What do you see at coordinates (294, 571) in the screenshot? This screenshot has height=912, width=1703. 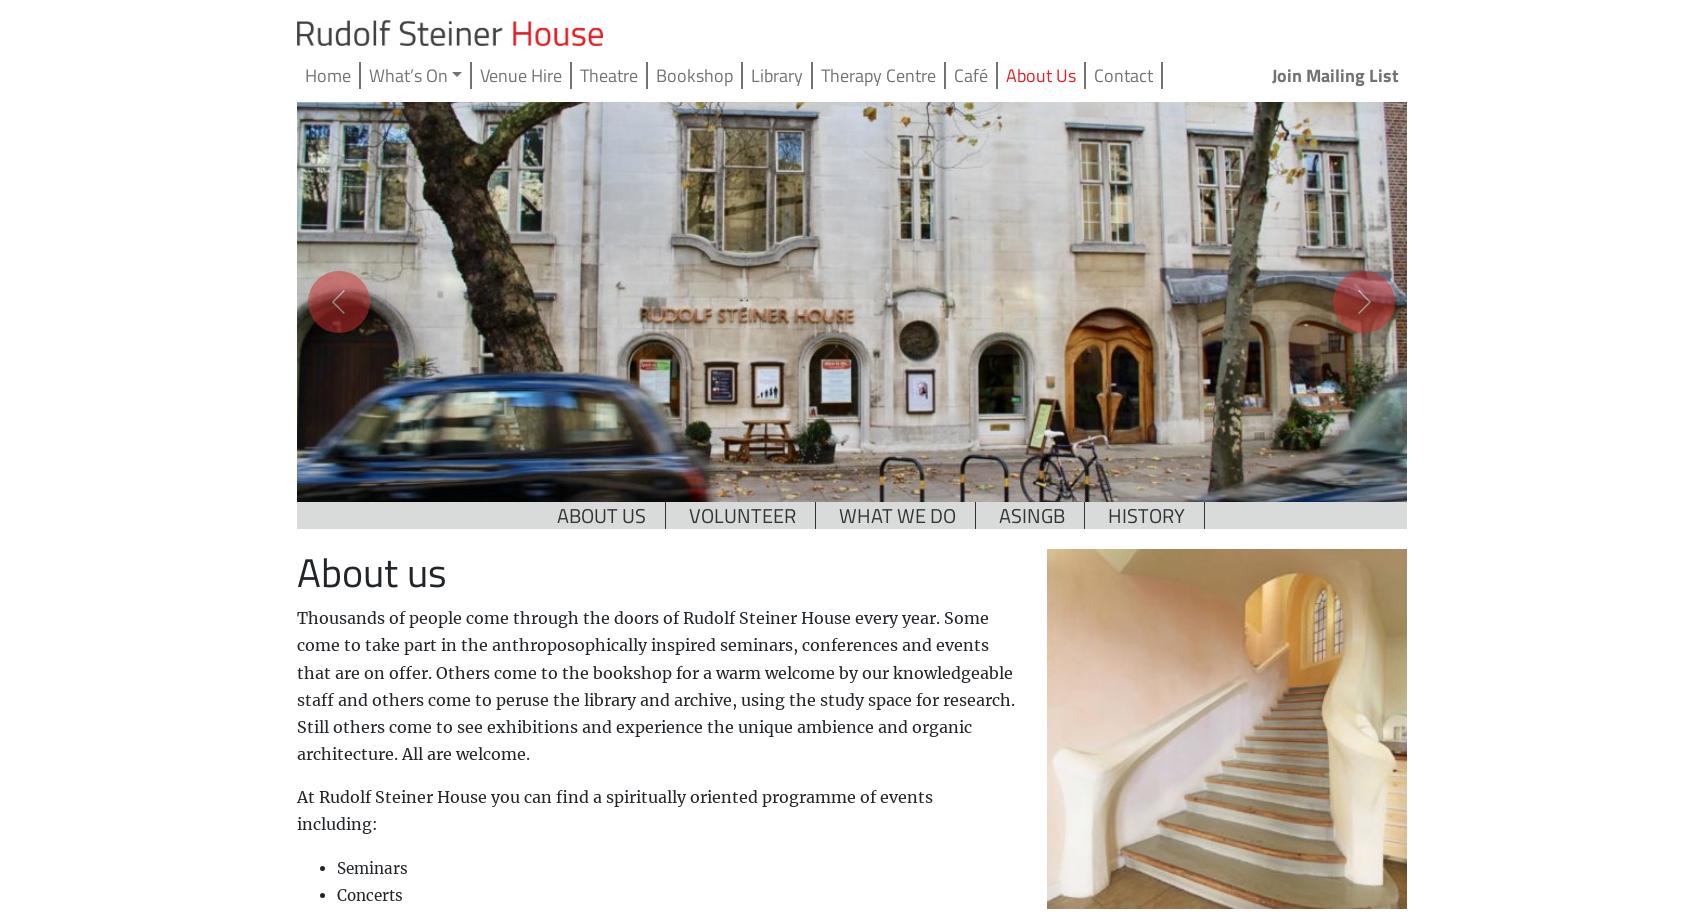 I see `'About us'` at bounding box center [294, 571].